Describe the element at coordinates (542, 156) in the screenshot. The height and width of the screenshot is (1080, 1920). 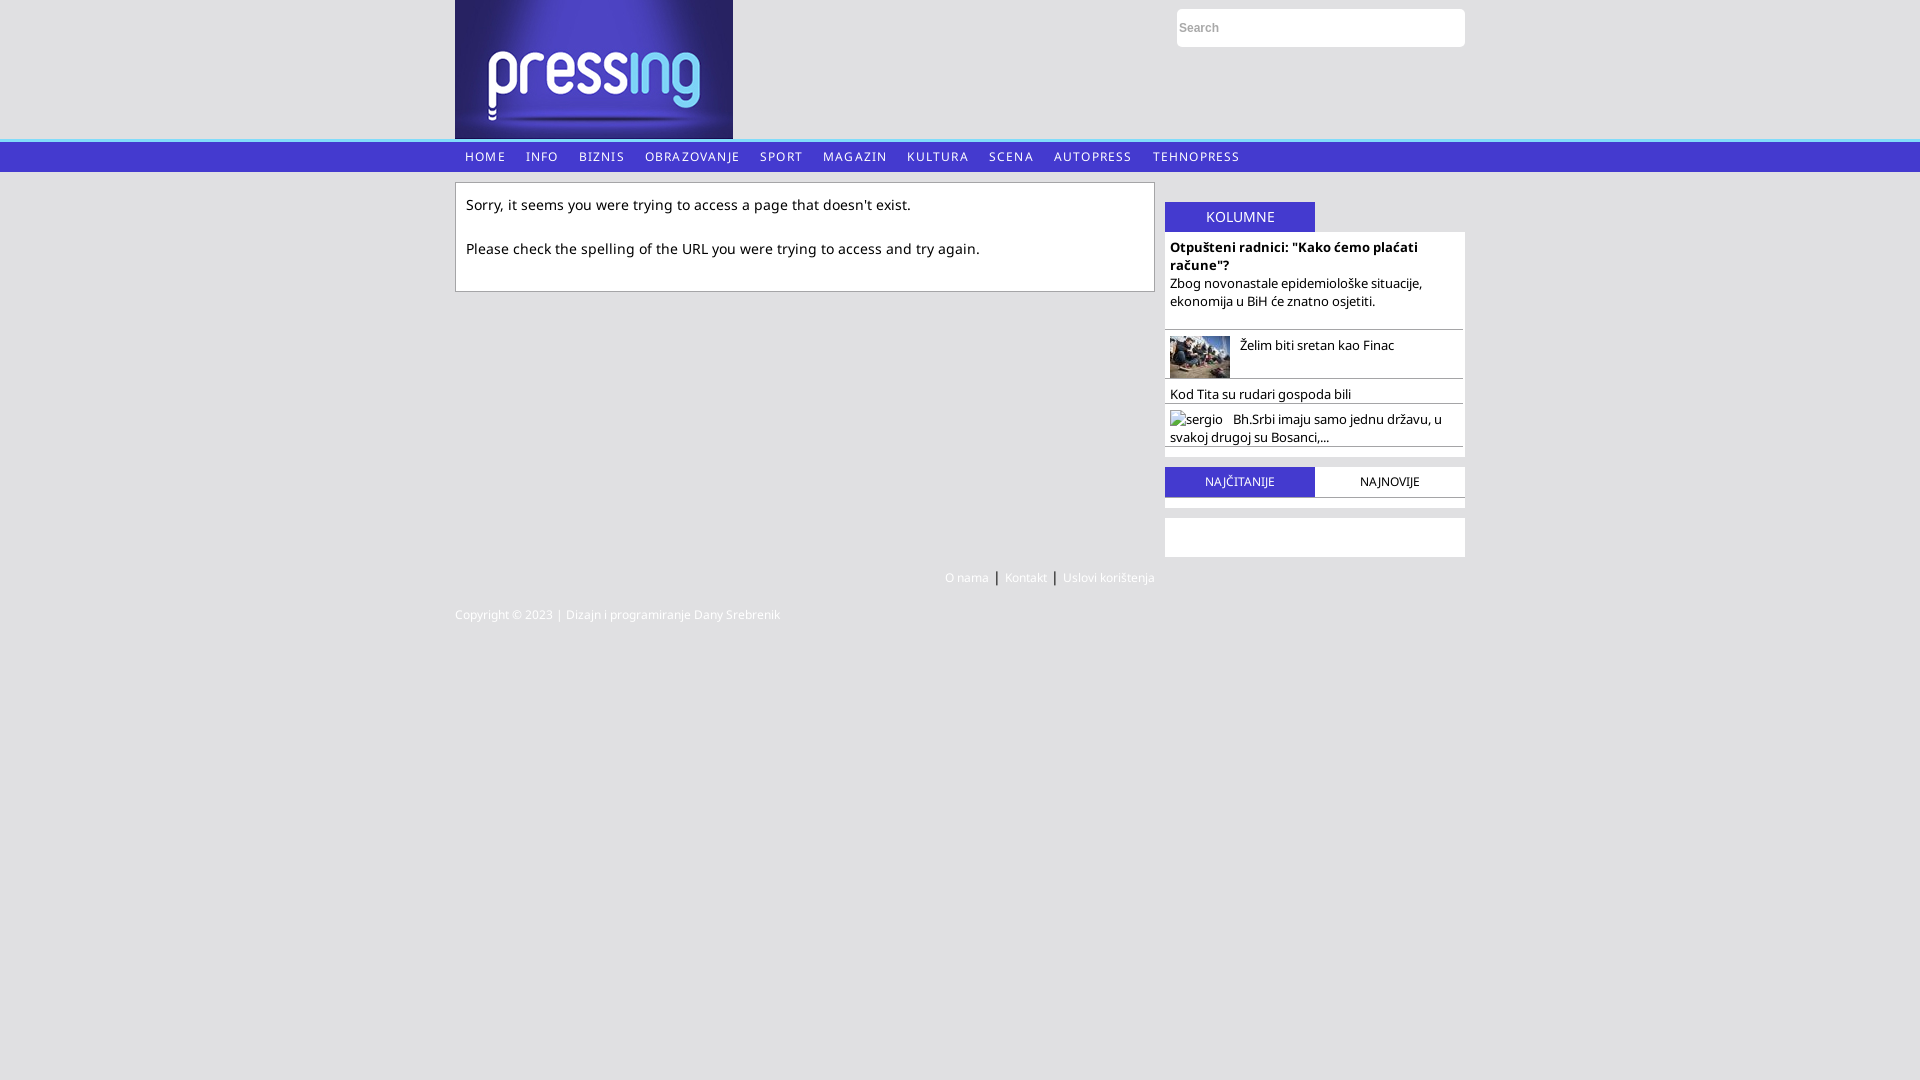
I see `'INFO'` at that location.